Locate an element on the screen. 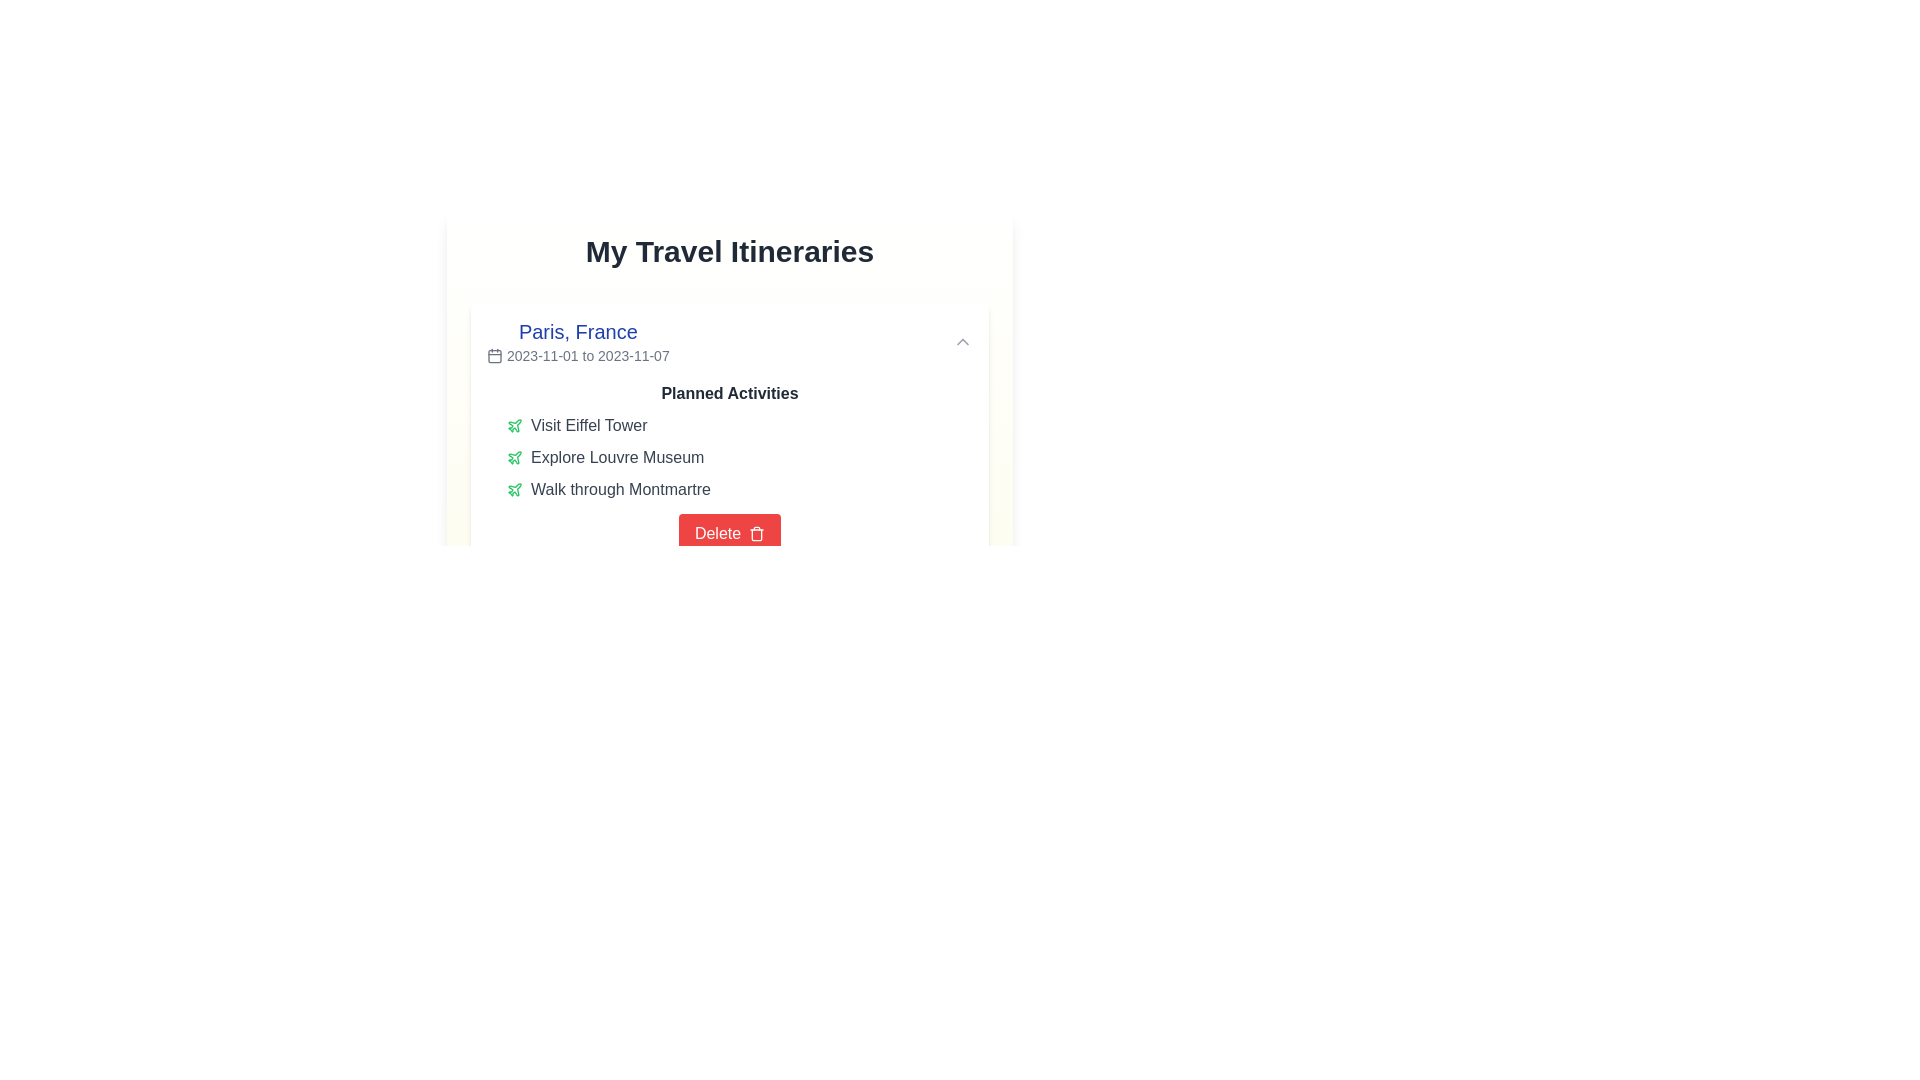  the calendar icon located to the left of the date range string '2023-11-01 to 2023-11-07' is located at coordinates (494, 354).